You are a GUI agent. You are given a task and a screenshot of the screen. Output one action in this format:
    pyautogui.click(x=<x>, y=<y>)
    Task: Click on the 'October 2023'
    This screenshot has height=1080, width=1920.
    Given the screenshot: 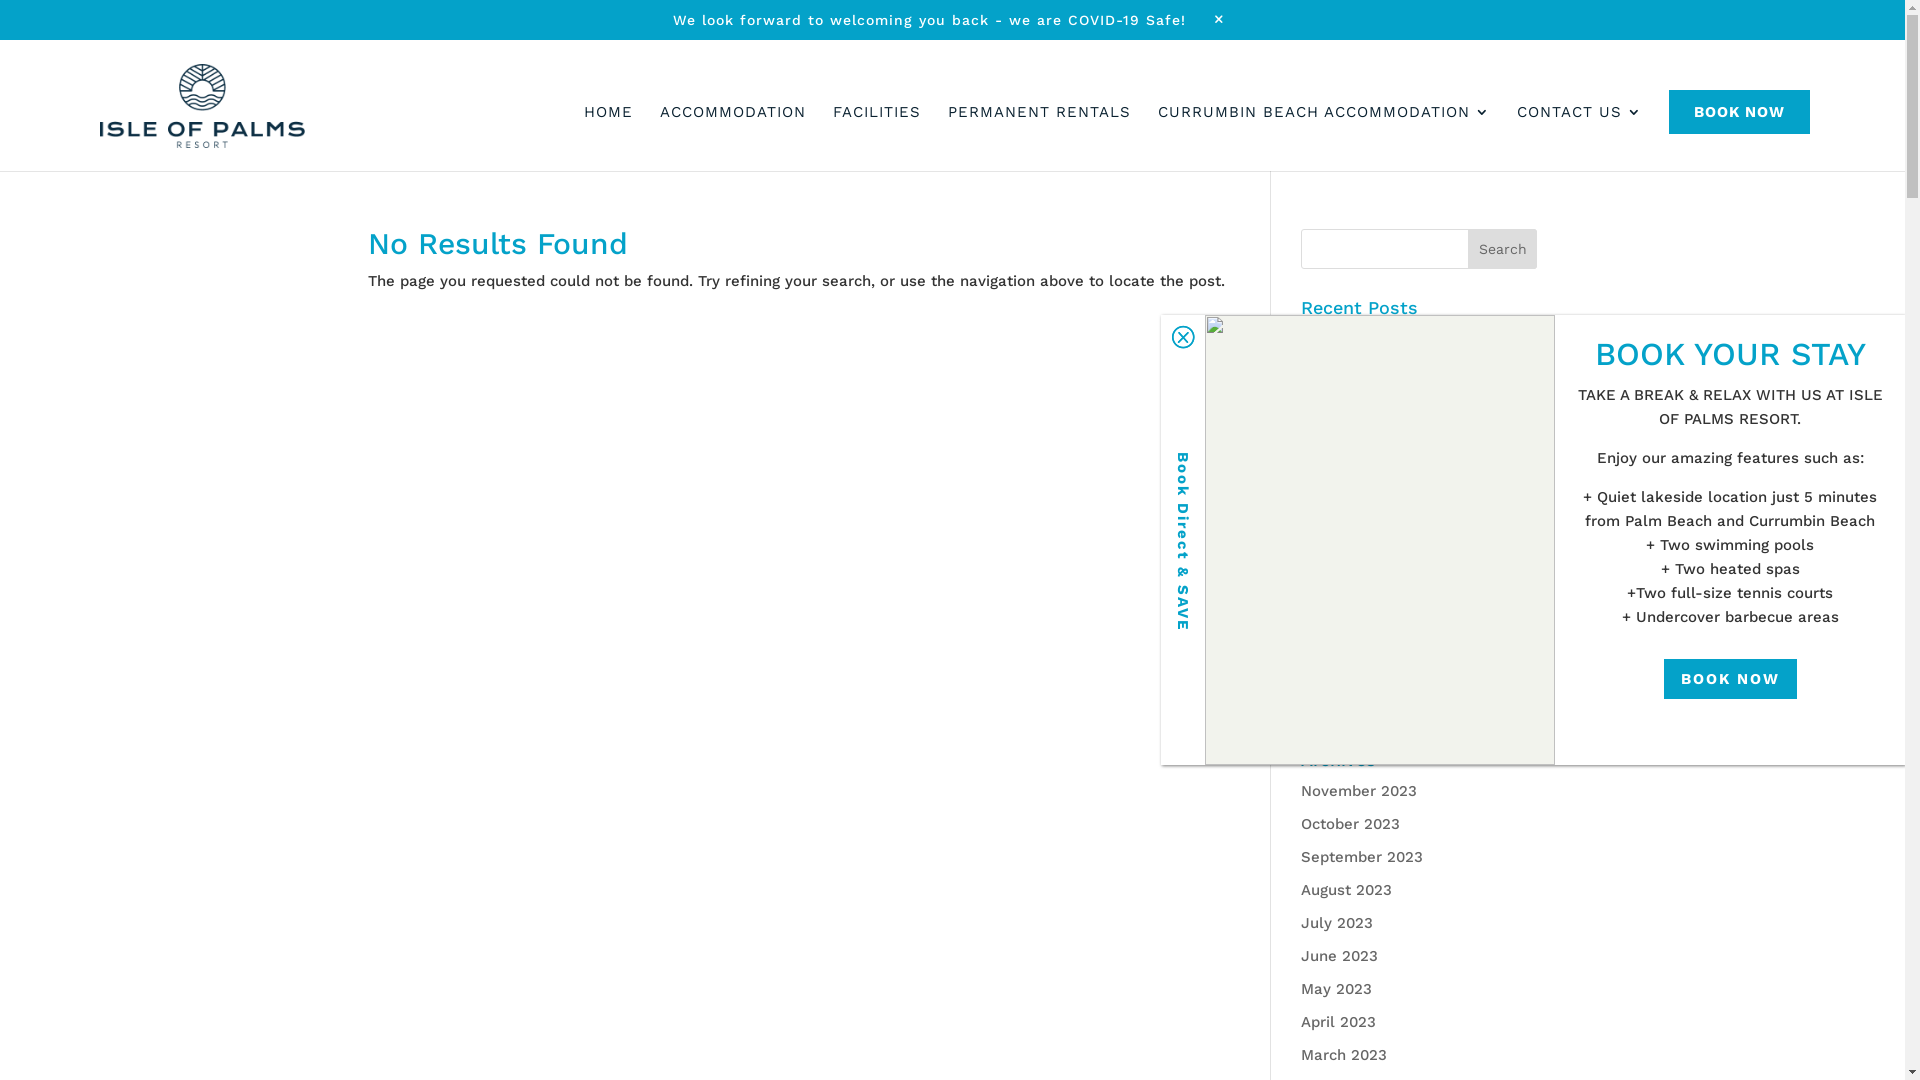 What is the action you would take?
    pyautogui.click(x=1300, y=824)
    